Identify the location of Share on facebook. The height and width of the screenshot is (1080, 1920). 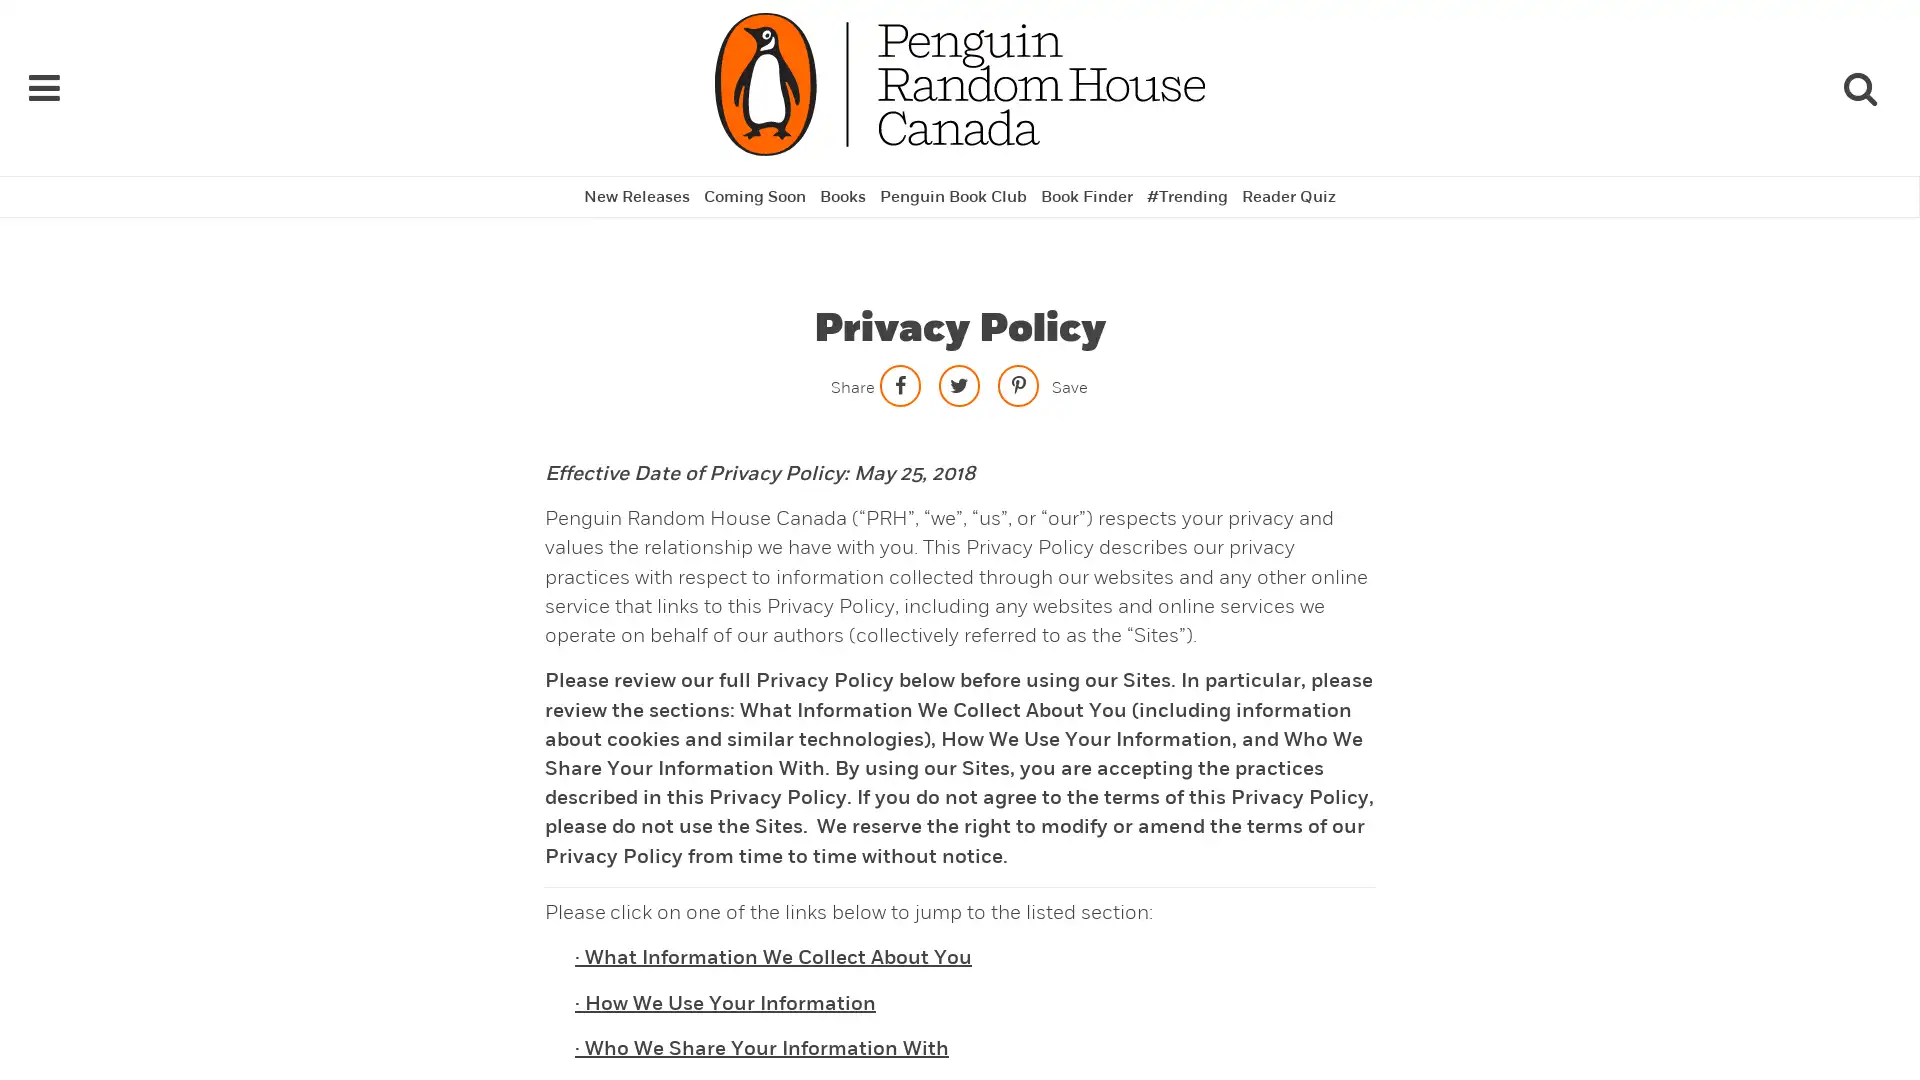
(899, 318).